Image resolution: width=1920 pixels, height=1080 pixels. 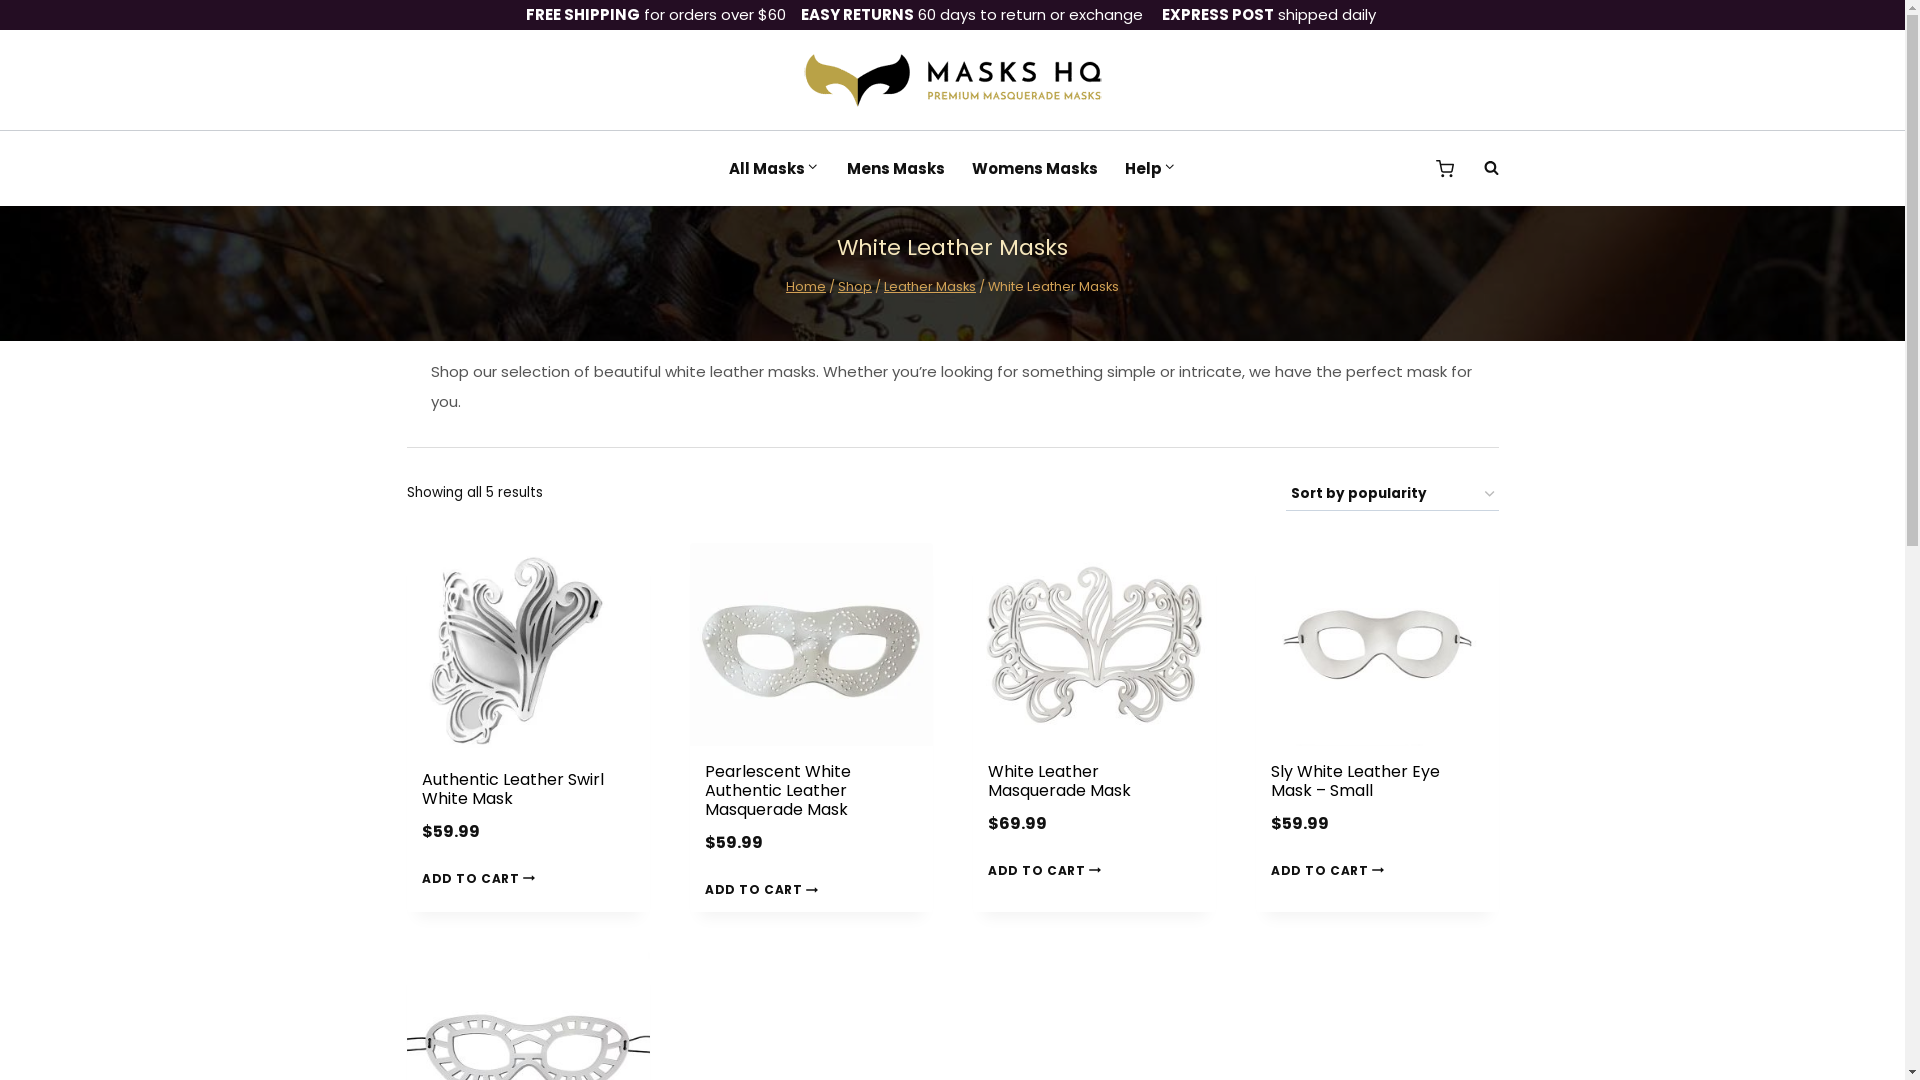 I want to click on 'Mens Masks', so click(x=894, y=167).